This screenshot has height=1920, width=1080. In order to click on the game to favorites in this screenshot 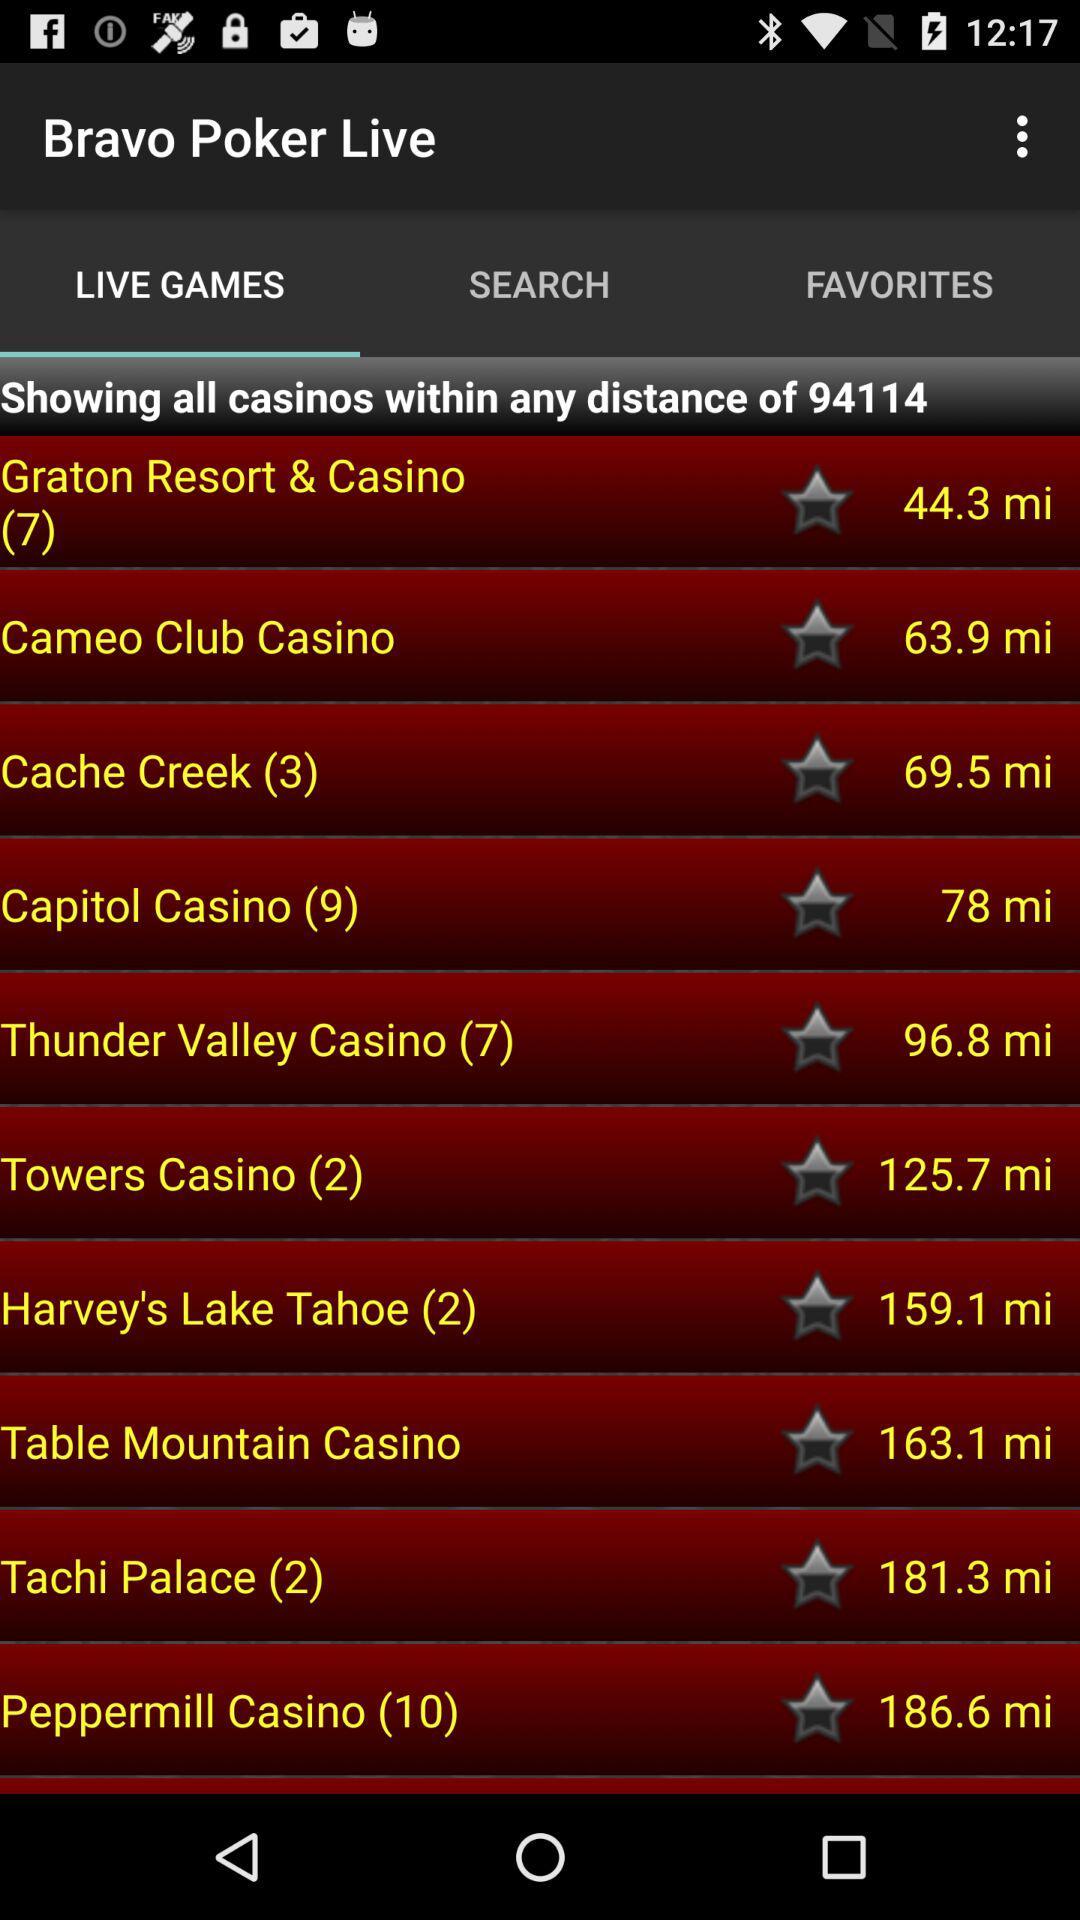, I will do `click(817, 1574)`.